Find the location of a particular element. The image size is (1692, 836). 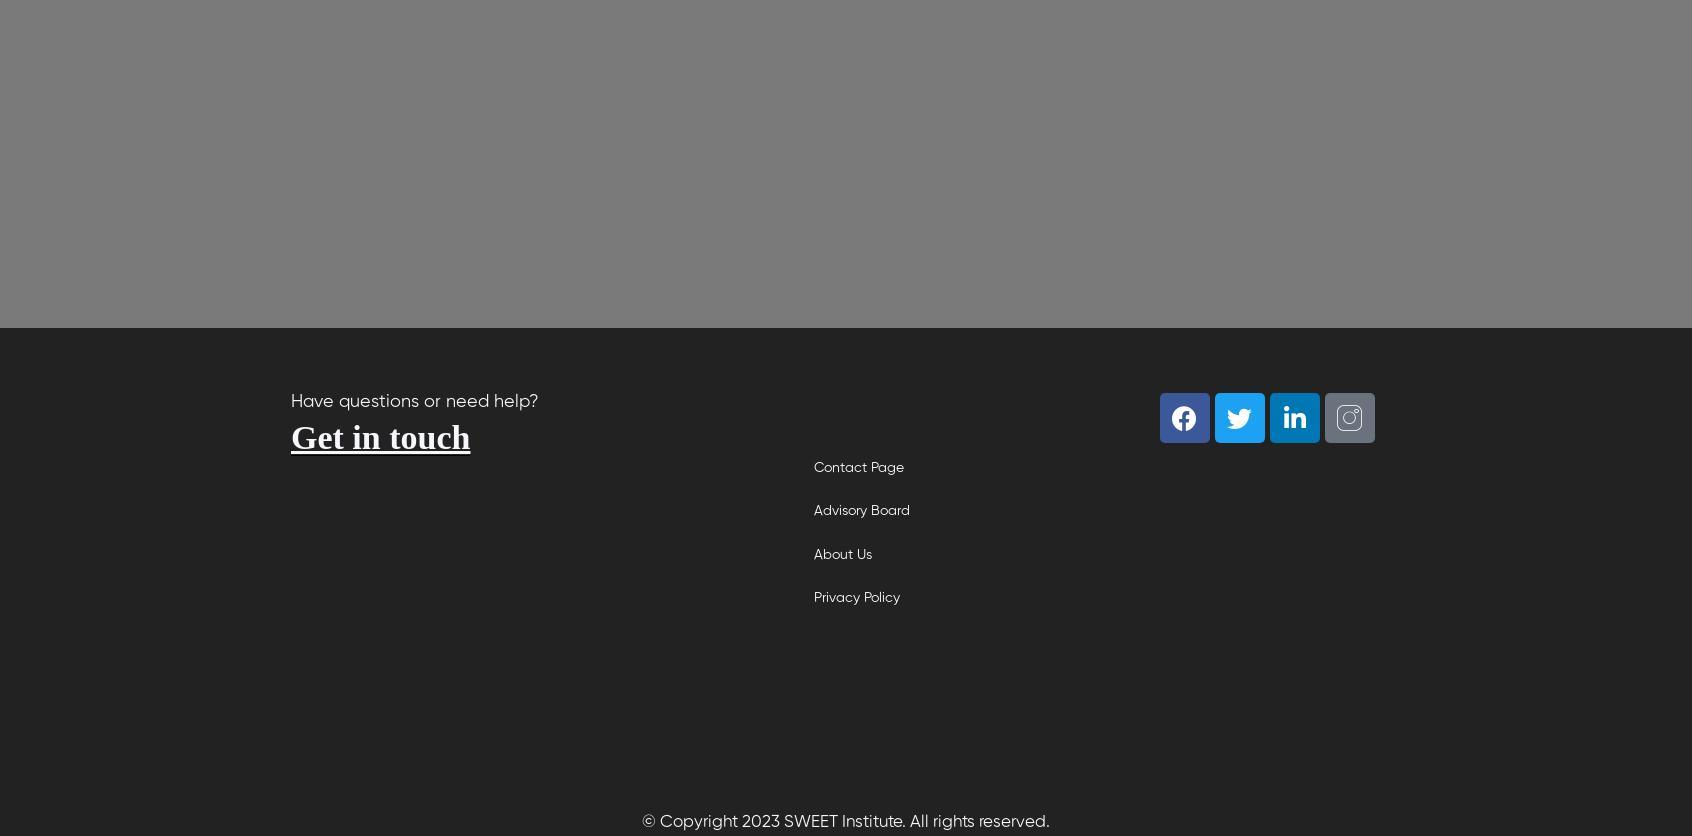

'Saturday & Sunday: Closed' is located at coordinates (438, 744).